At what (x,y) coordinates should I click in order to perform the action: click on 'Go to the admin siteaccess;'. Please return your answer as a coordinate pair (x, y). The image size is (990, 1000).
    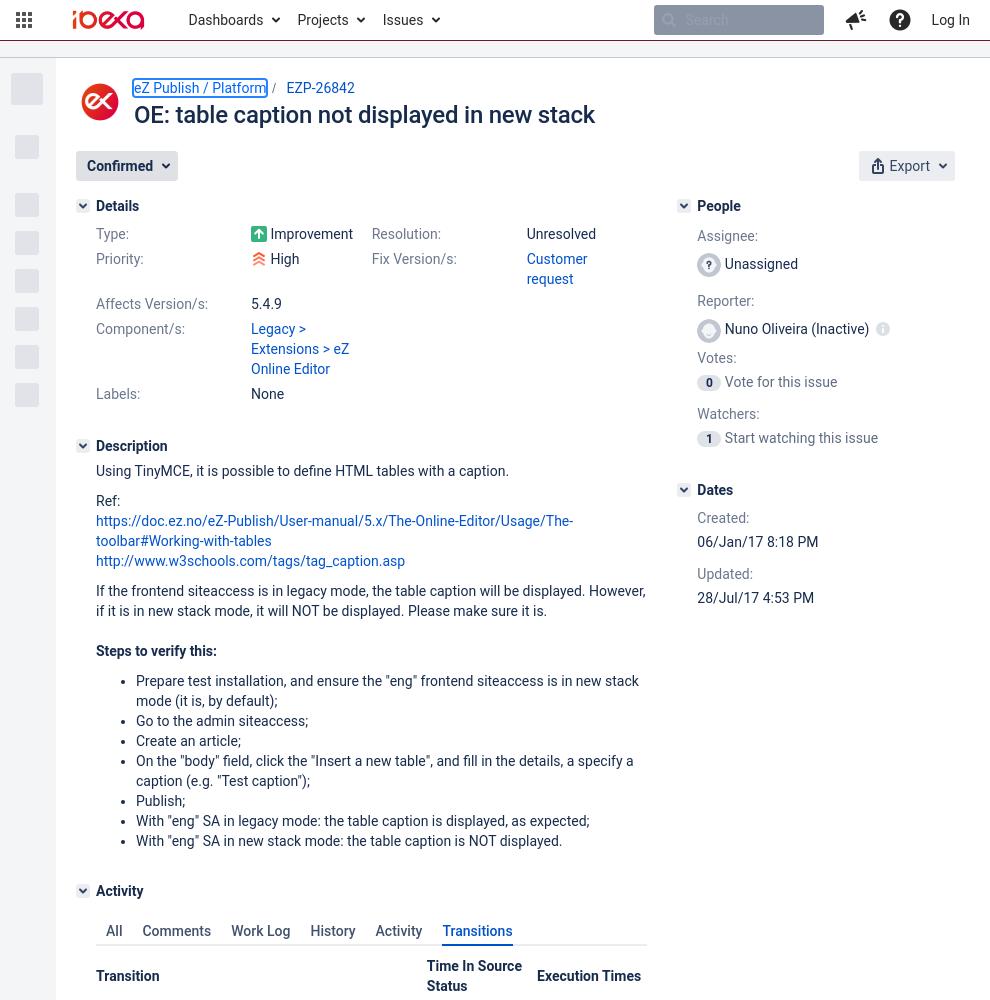
    Looking at the image, I should click on (220, 720).